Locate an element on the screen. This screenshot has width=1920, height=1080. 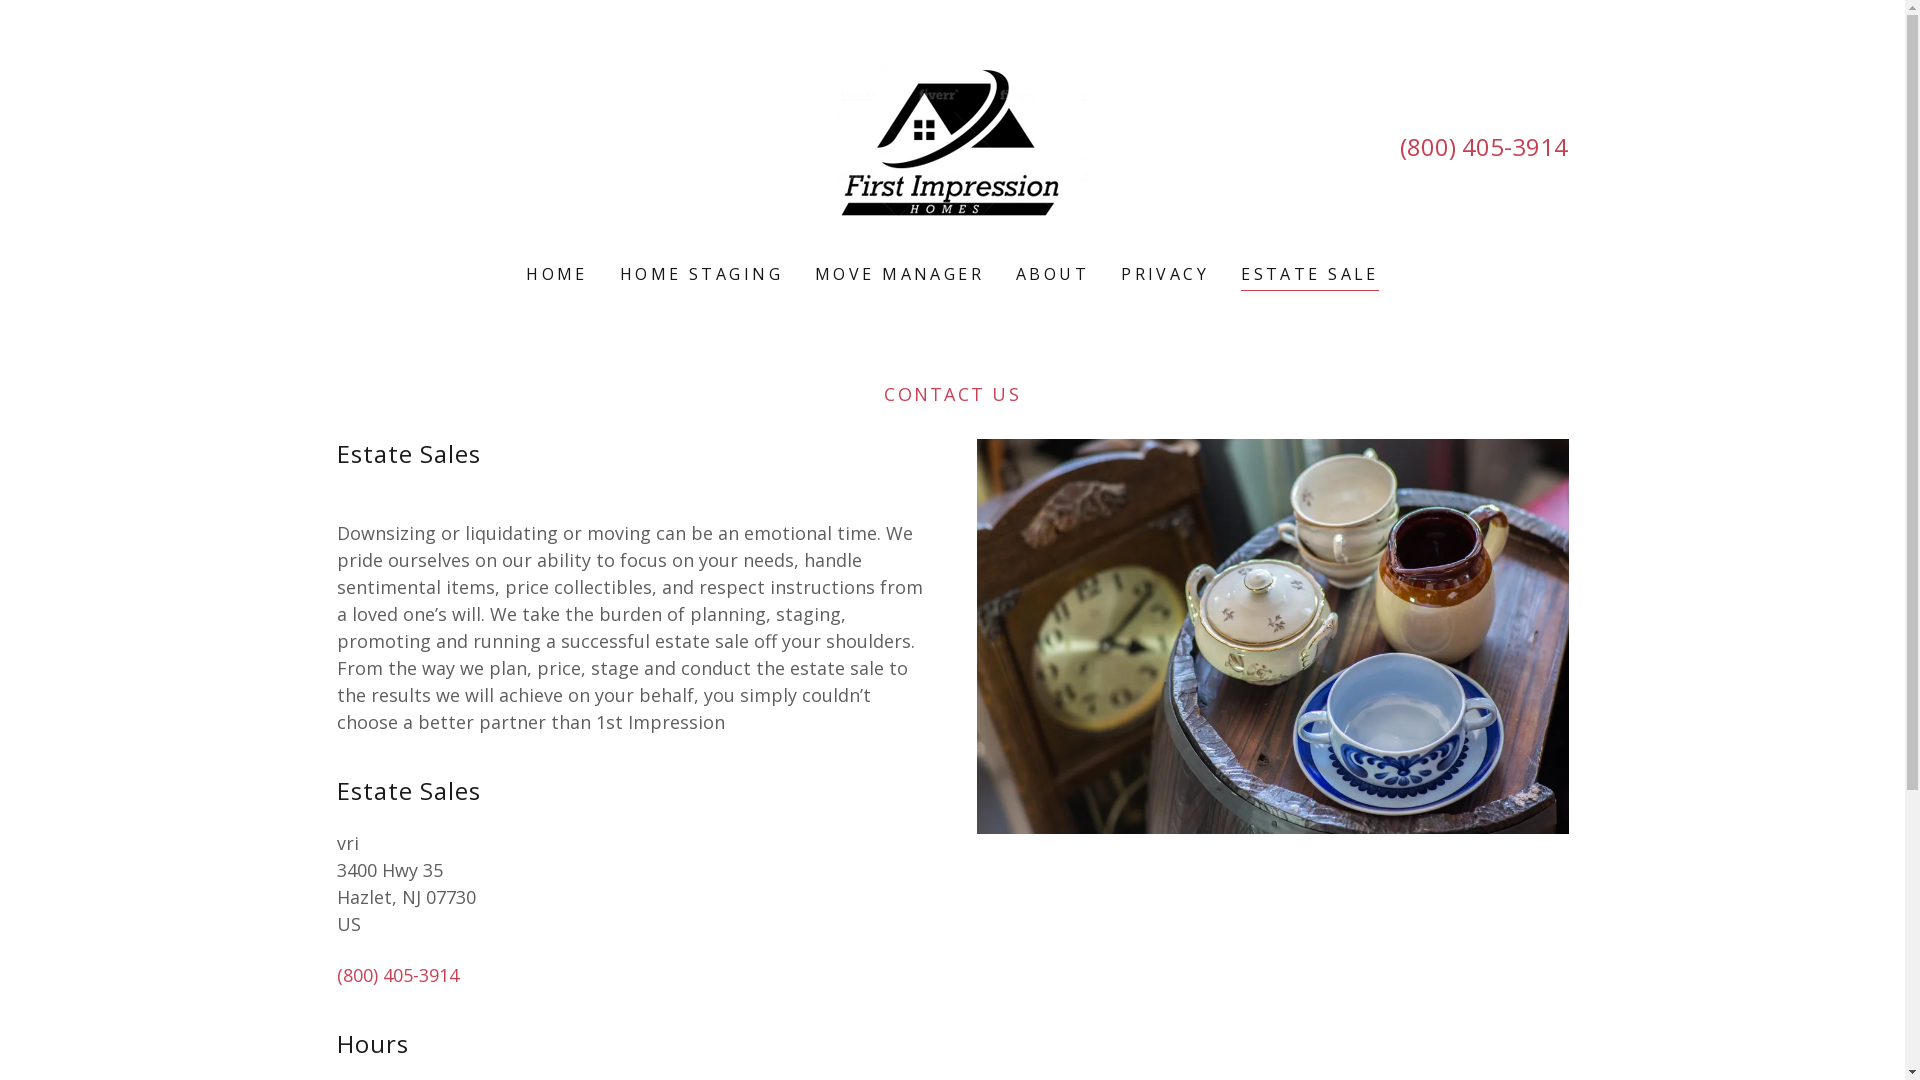
'HOME STAGING' is located at coordinates (701, 273).